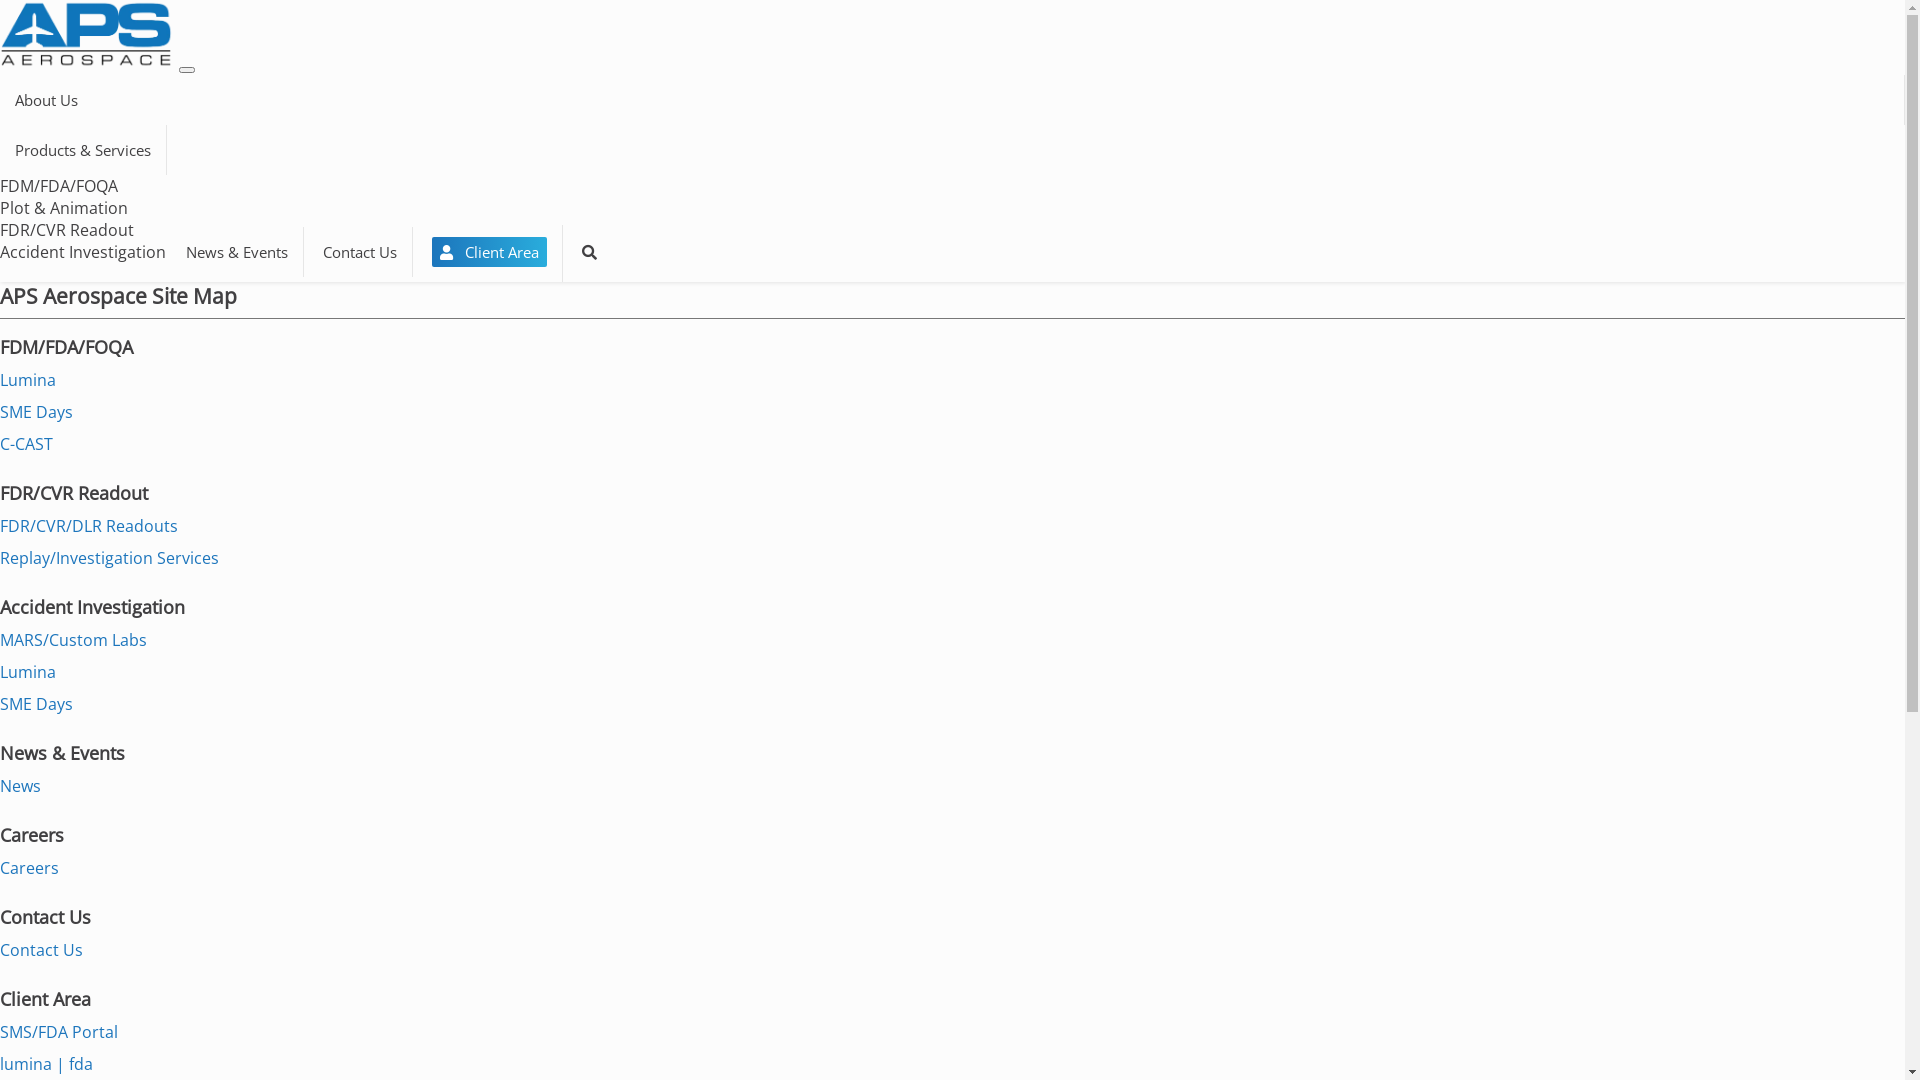 The width and height of the screenshot is (1920, 1080). What do you see at coordinates (489, 250) in the screenshot?
I see `'  Client Area'` at bounding box center [489, 250].